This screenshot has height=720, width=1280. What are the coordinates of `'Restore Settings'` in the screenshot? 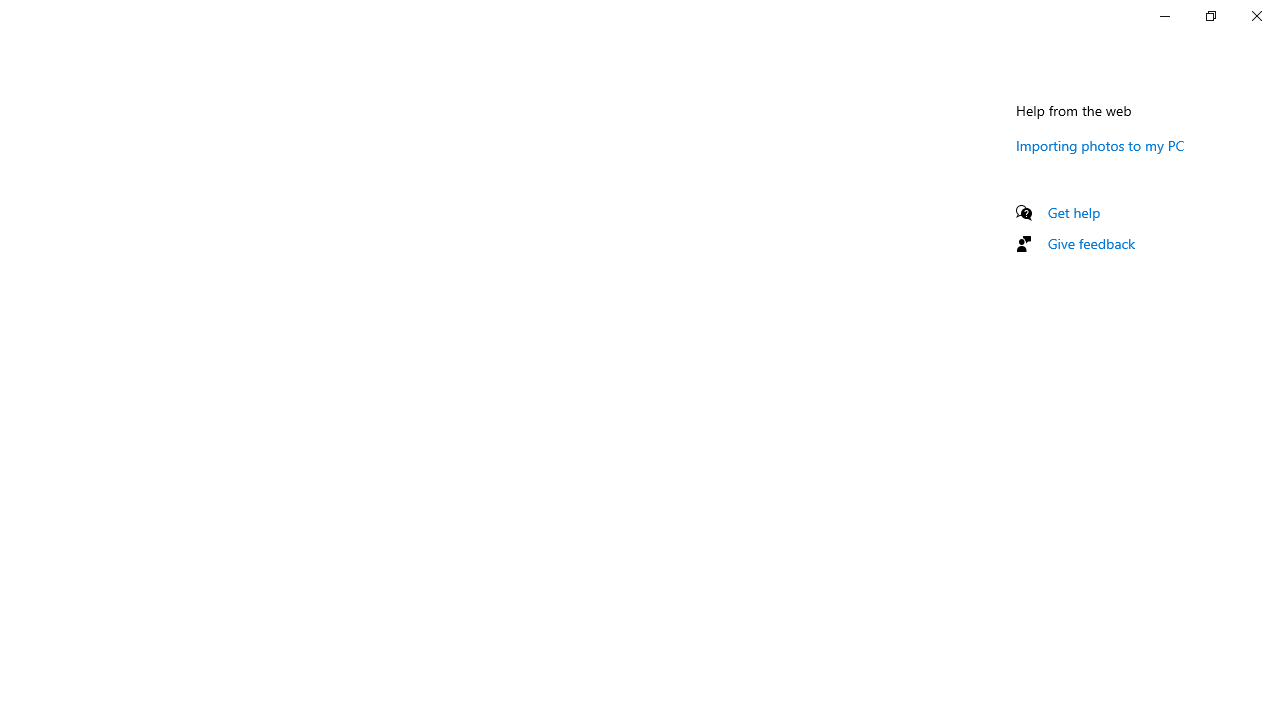 It's located at (1209, 15).